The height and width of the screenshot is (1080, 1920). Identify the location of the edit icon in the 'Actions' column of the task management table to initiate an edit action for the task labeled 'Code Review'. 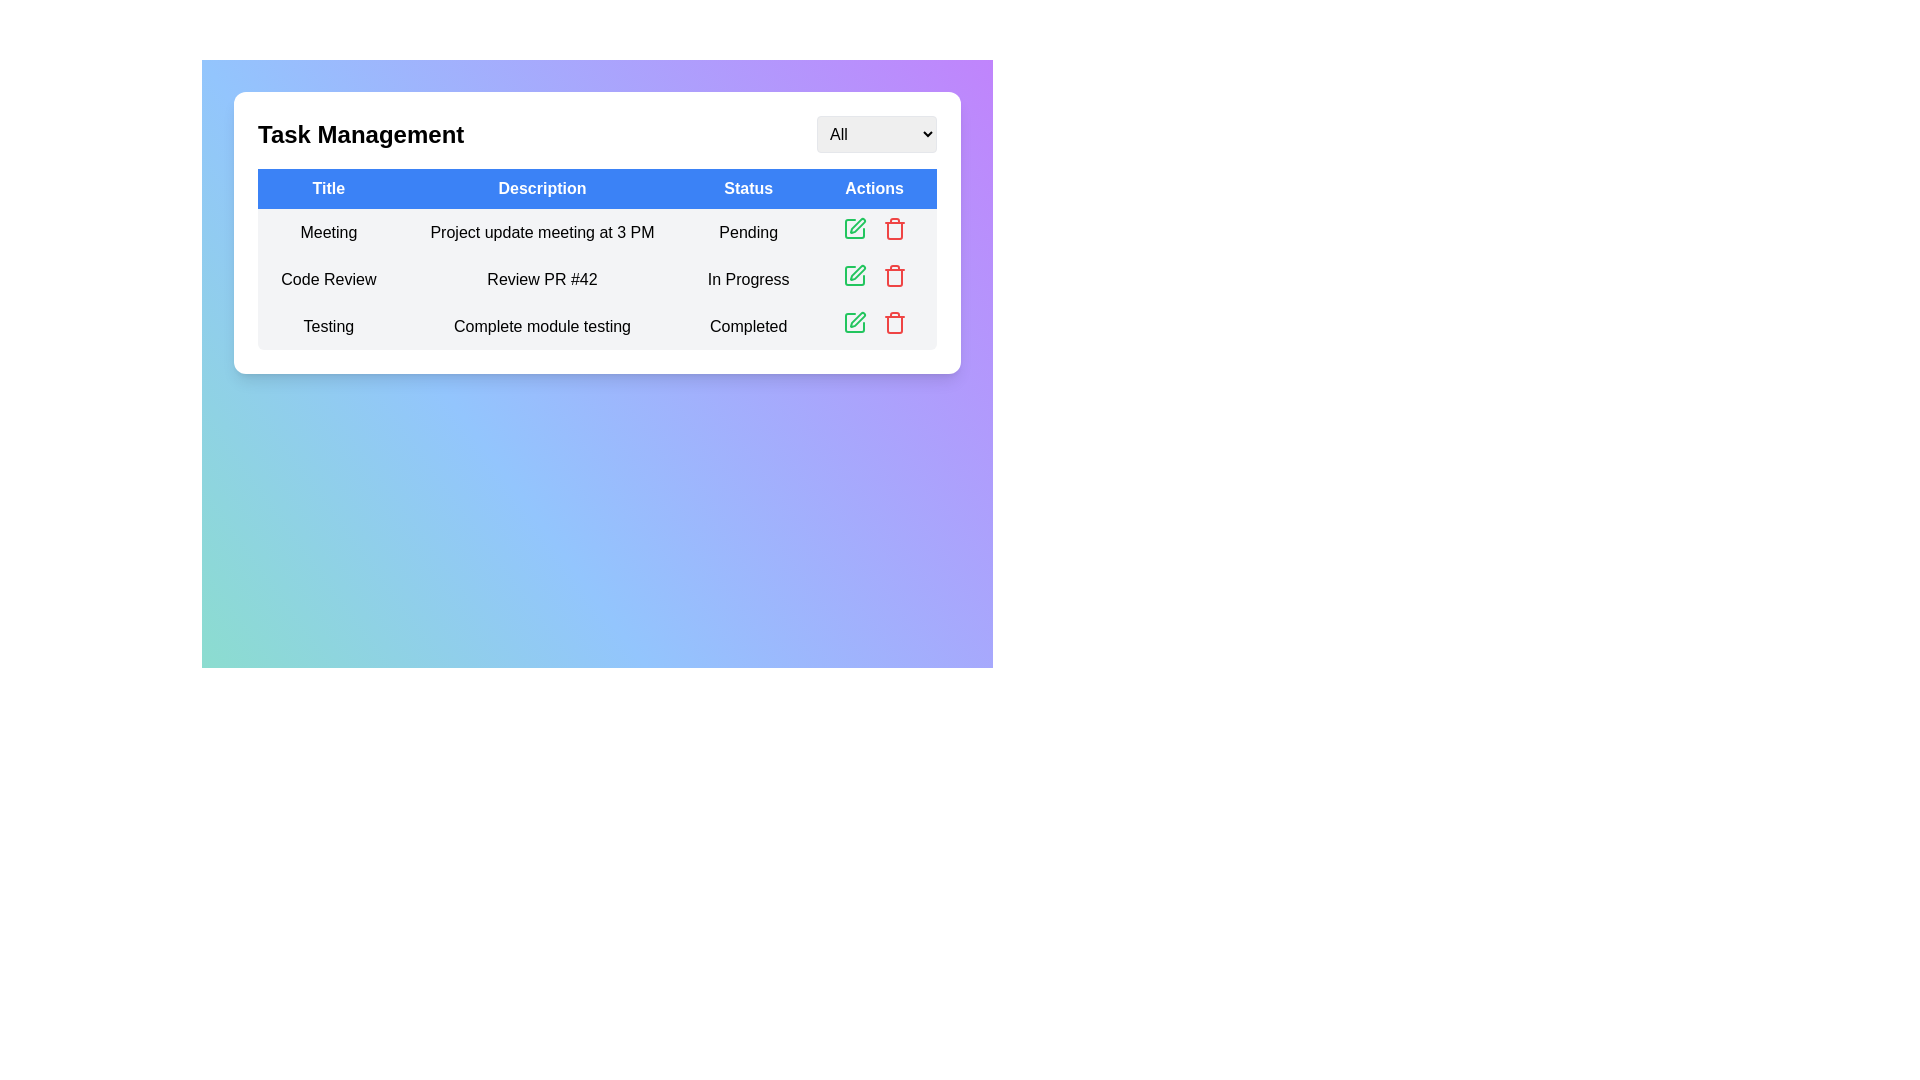
(854, 276).